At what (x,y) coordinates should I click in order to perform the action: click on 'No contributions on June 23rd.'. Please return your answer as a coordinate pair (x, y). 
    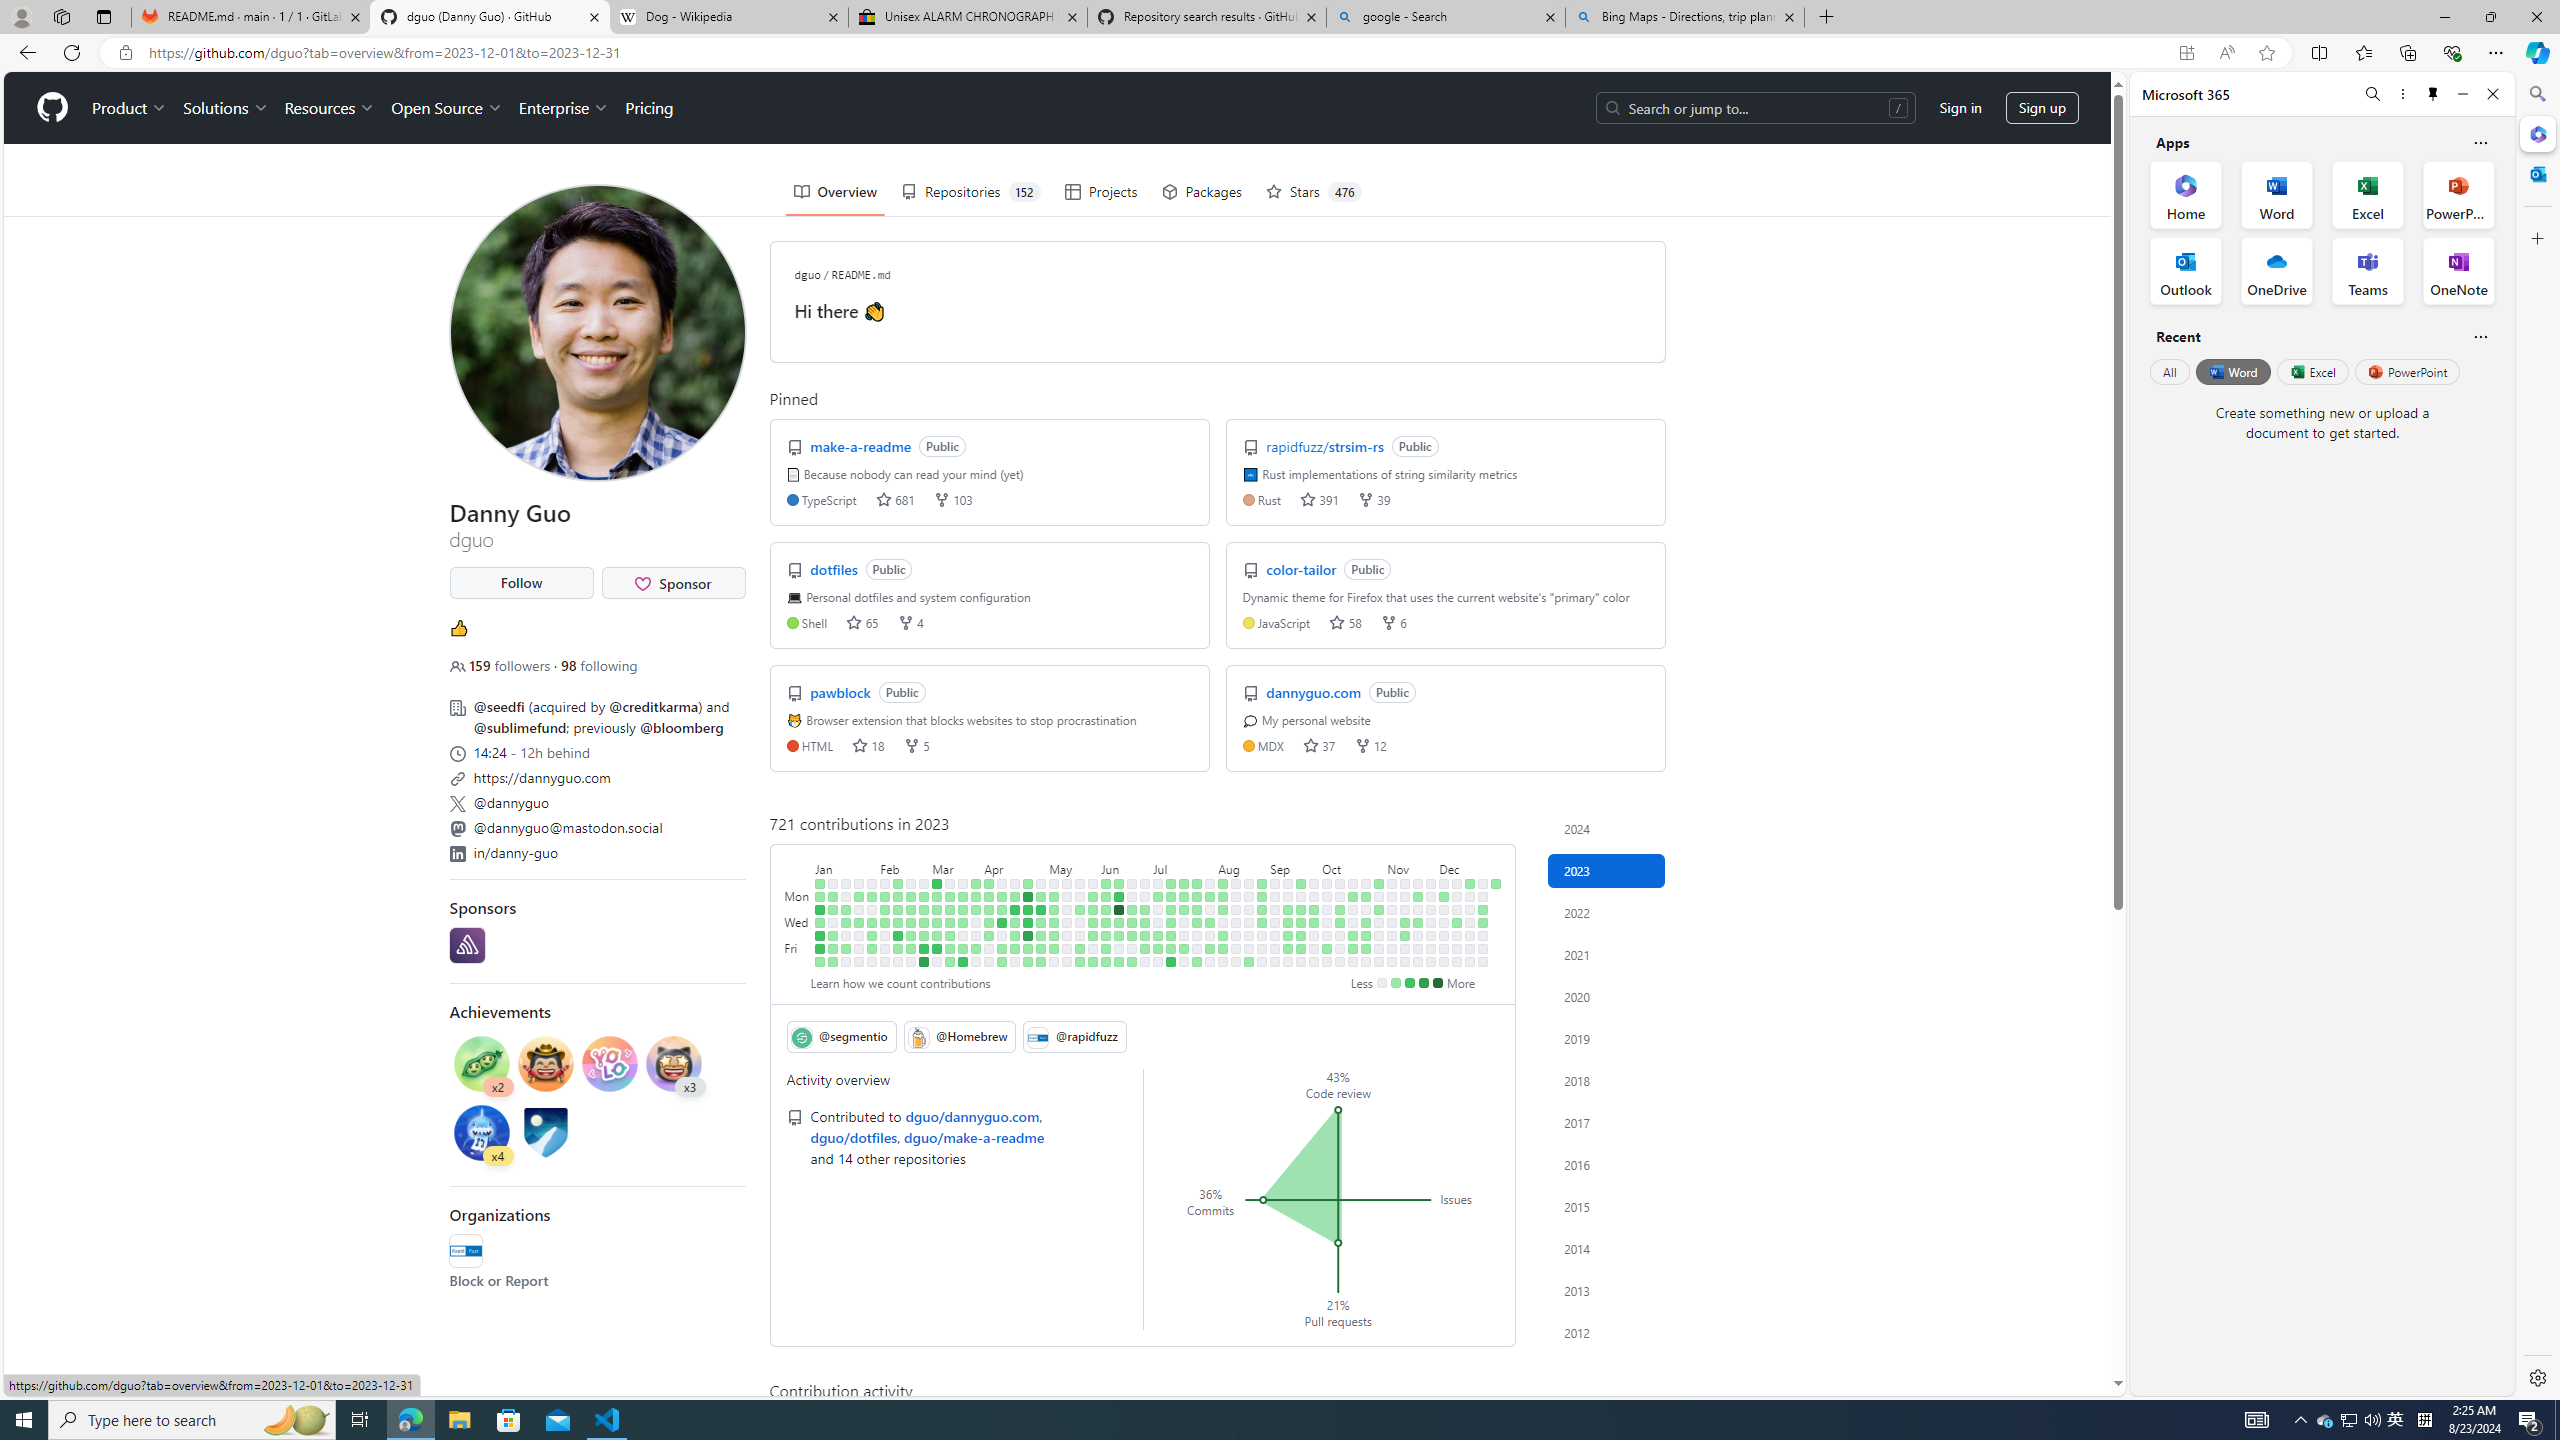
    Looking at the image, I should click on (1132, 947).